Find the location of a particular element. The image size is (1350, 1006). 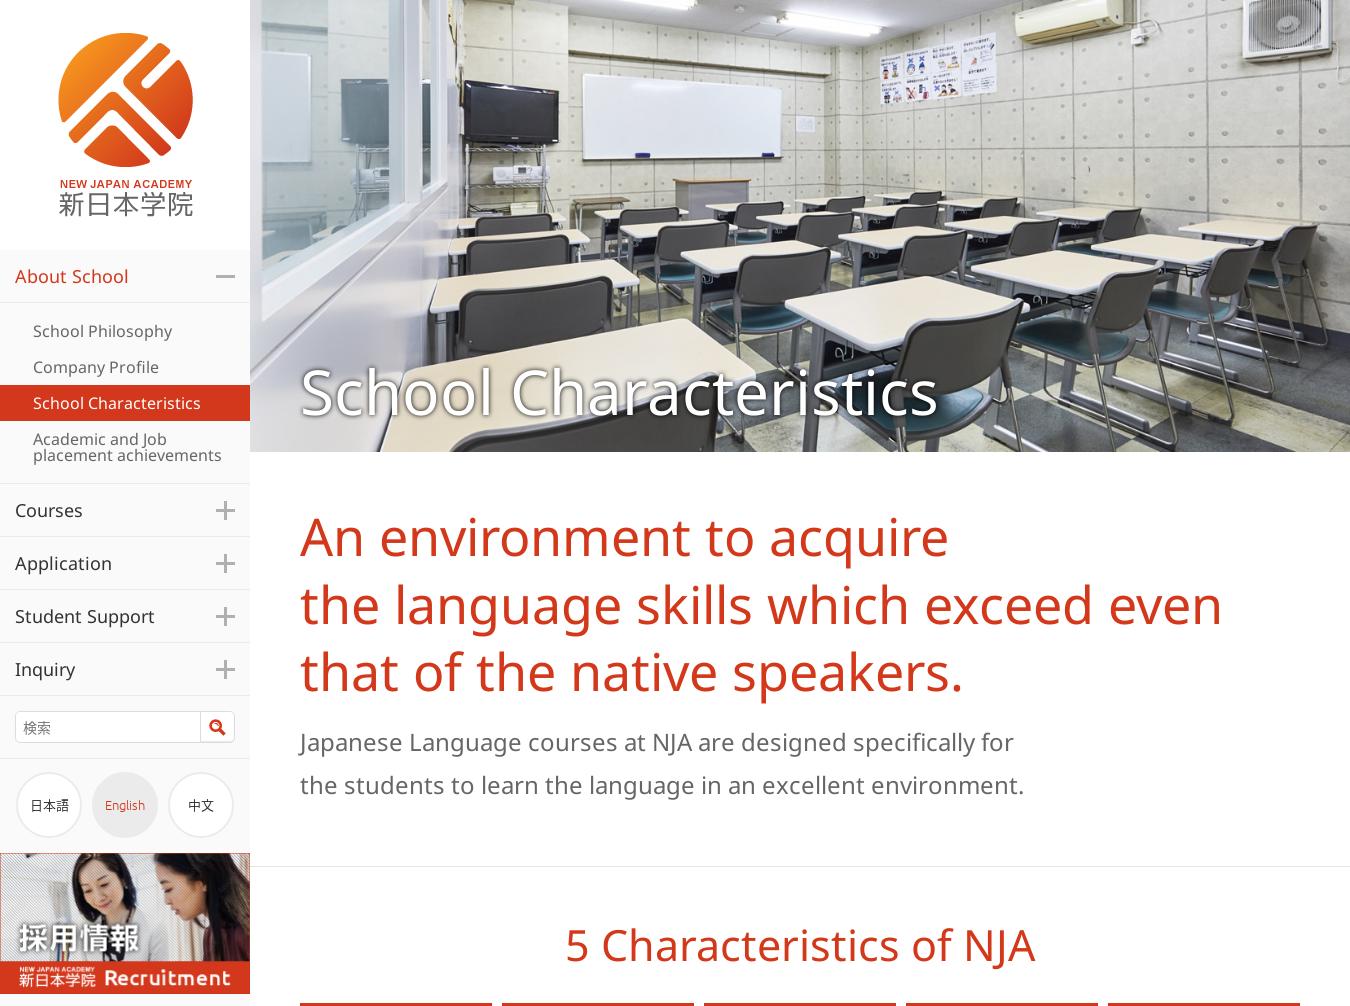

'Company Profile' is located at coordinates (94, 365).